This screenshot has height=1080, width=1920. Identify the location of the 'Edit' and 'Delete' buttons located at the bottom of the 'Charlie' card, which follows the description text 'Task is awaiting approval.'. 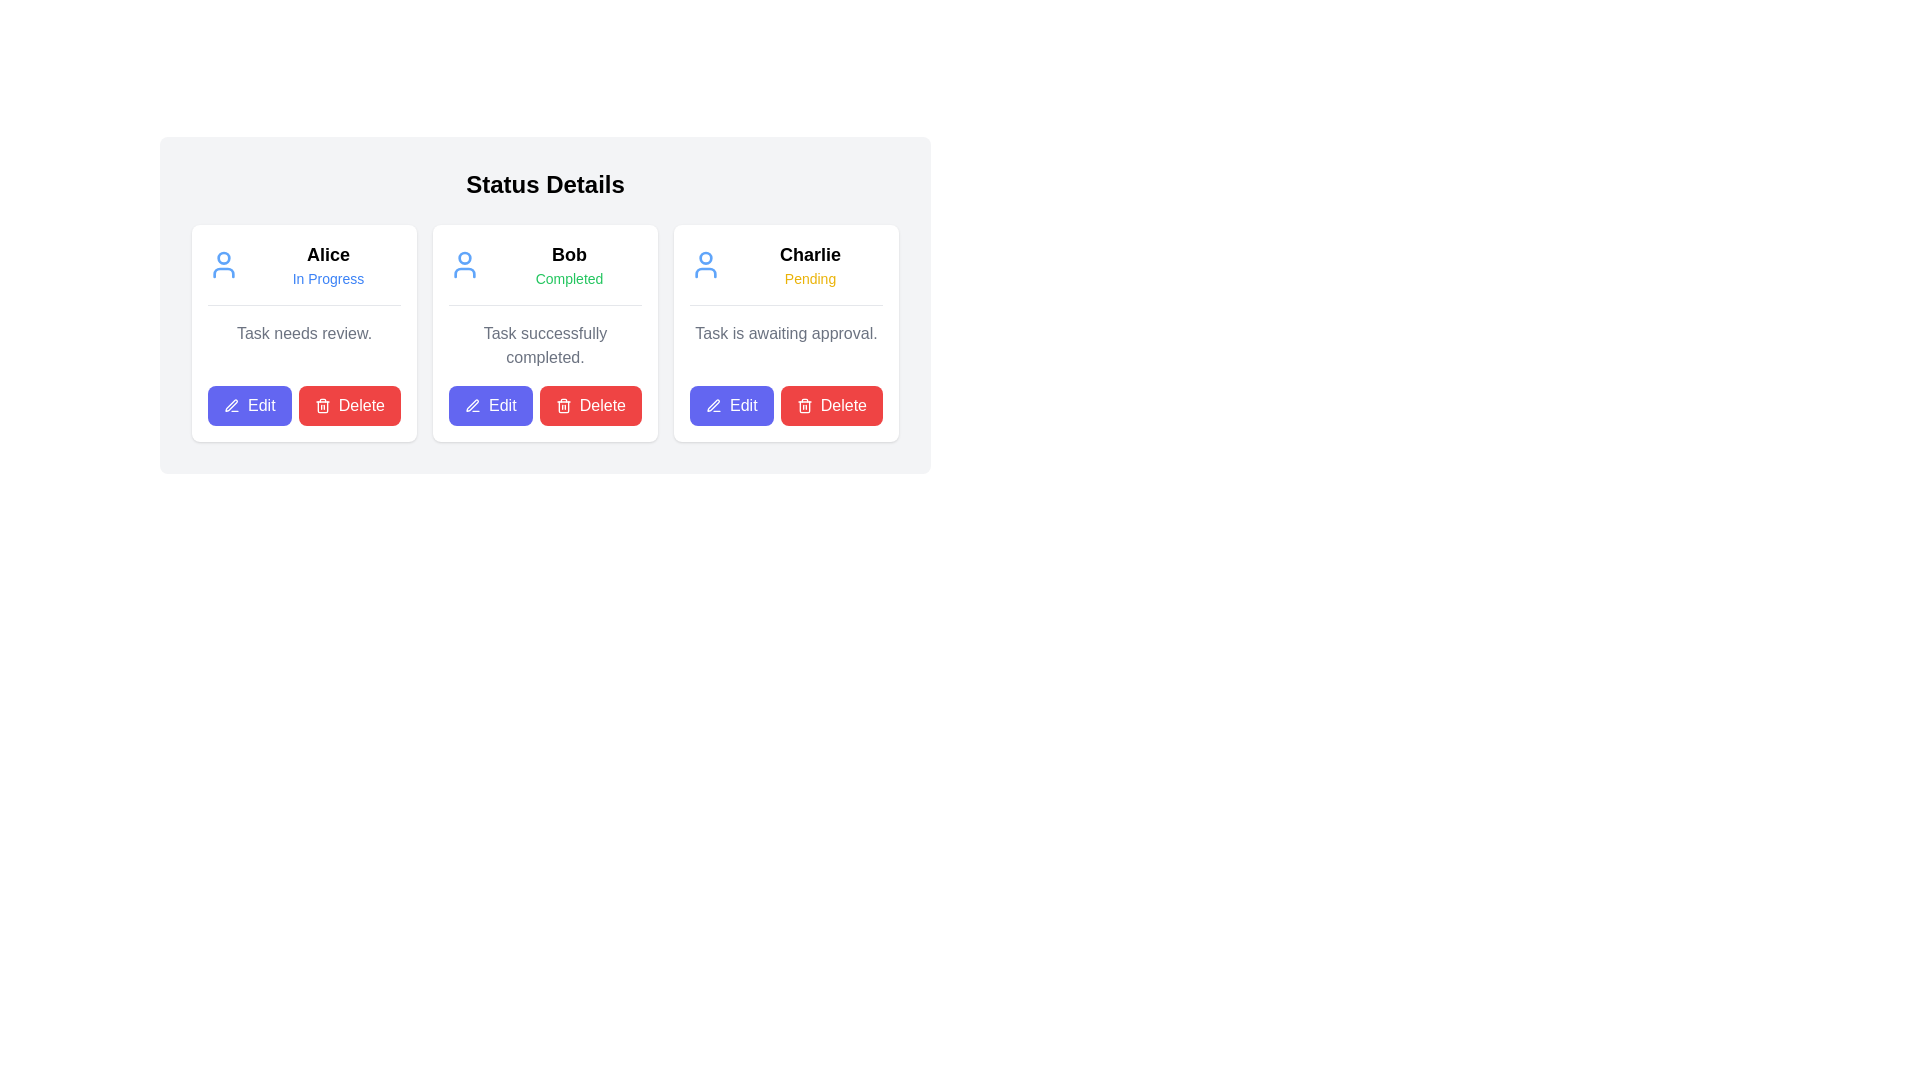
(785, 405).